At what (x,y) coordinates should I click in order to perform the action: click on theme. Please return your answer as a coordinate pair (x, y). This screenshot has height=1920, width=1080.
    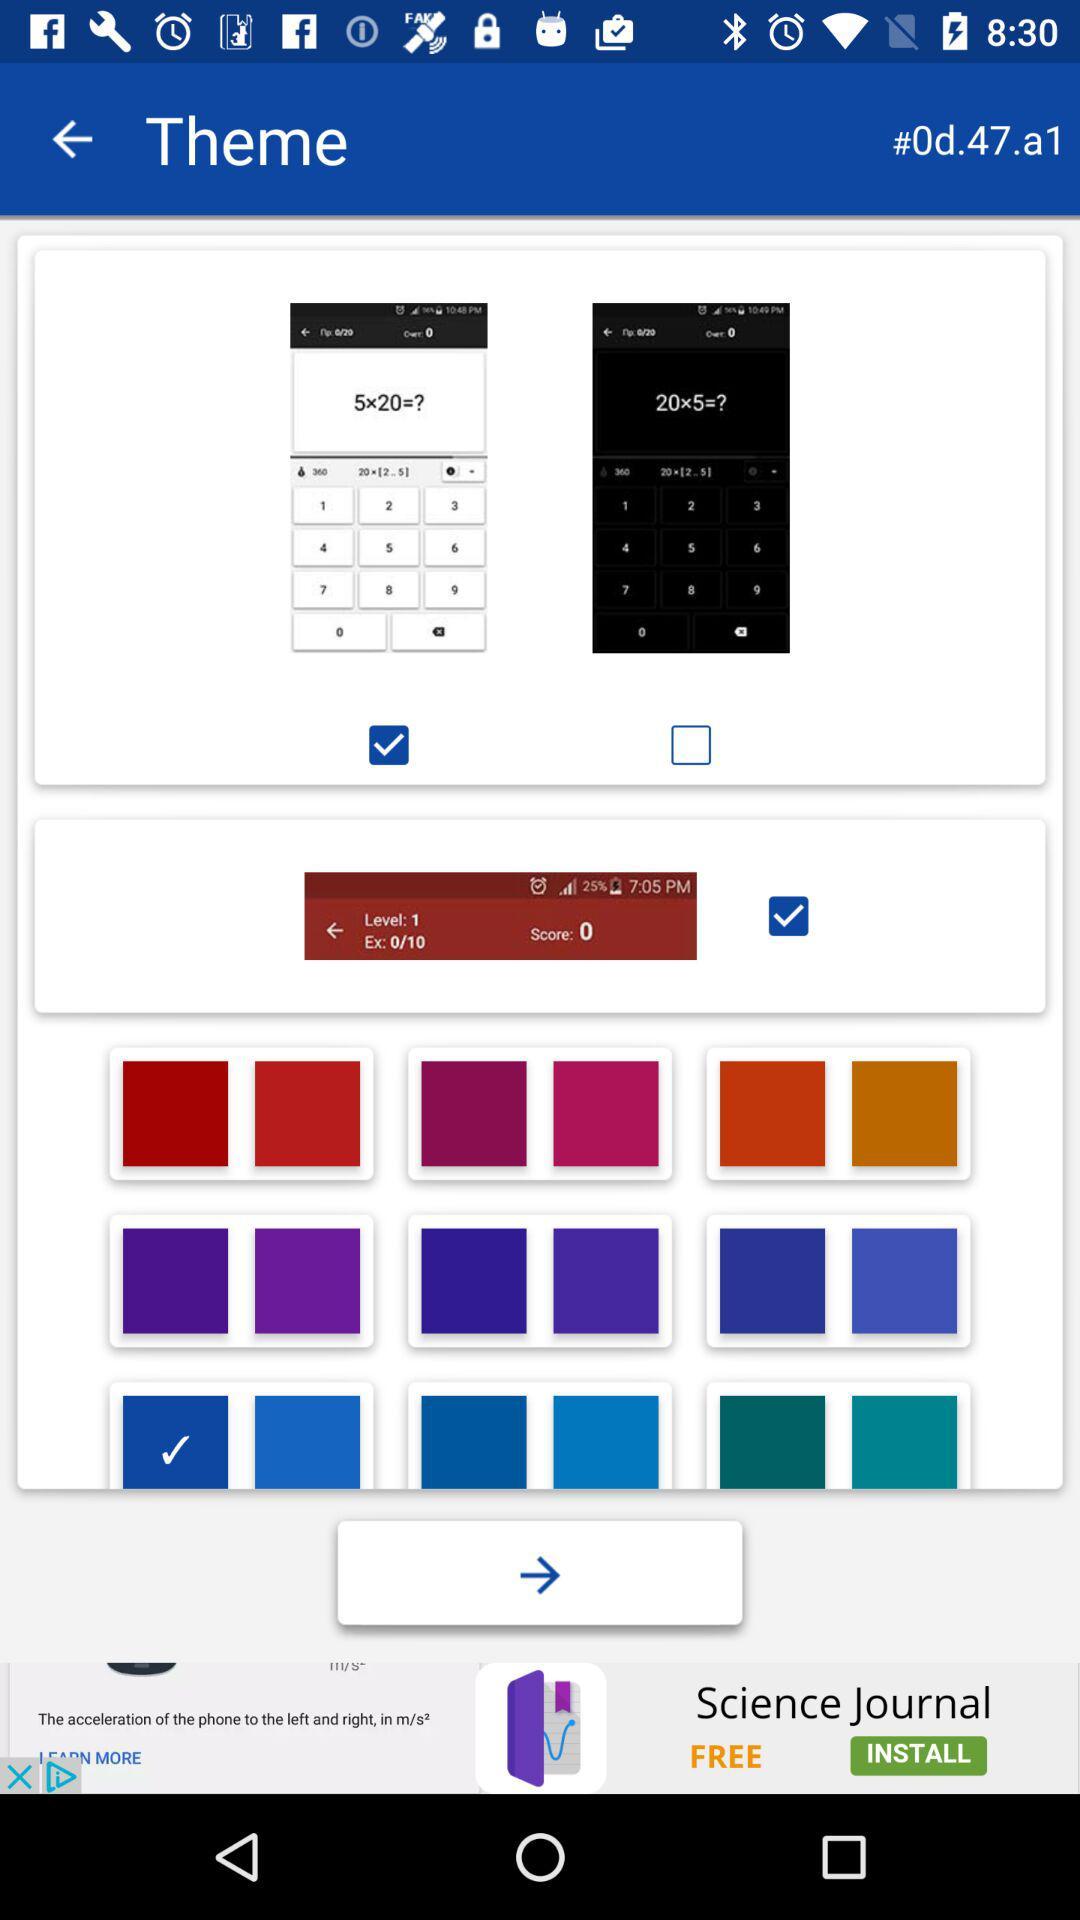
    Looking at the image, I should click on (690, 477).